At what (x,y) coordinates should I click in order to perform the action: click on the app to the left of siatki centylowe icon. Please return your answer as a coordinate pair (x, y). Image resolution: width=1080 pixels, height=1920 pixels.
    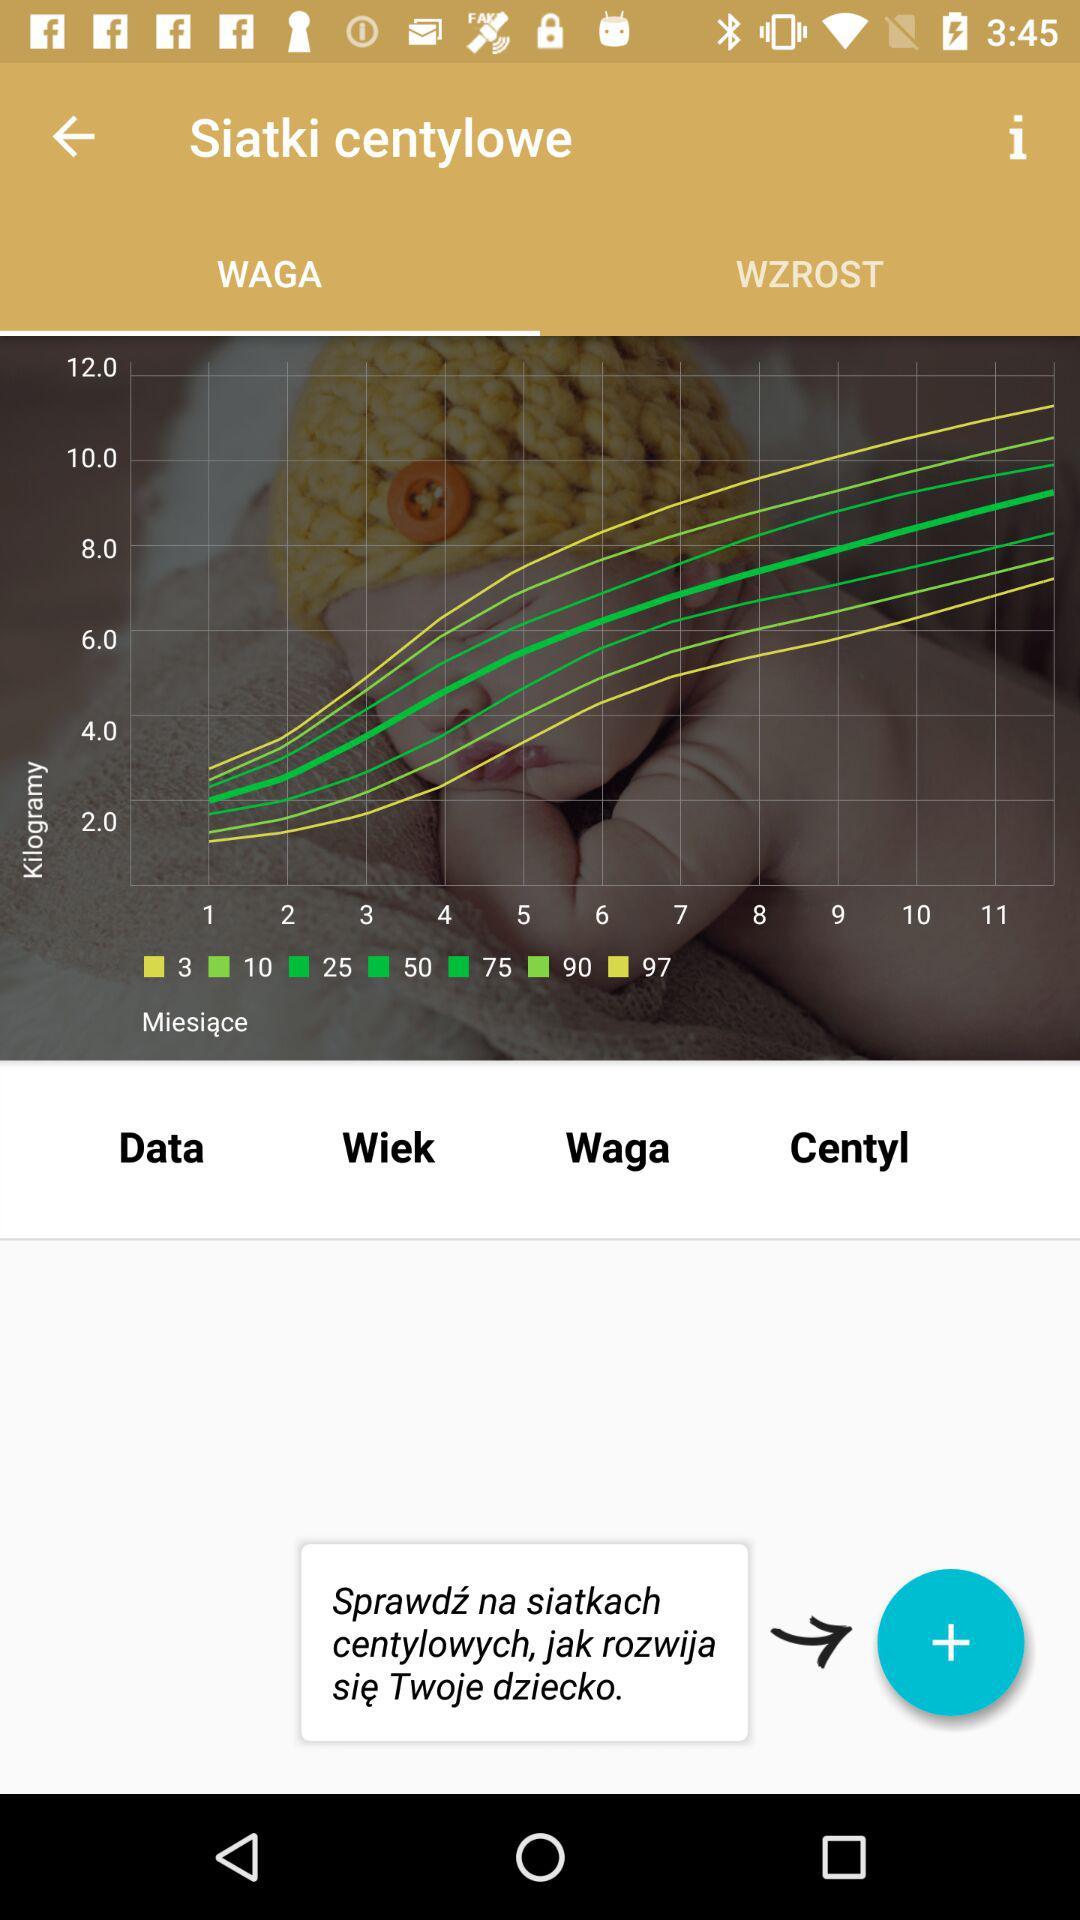
    Looking at the image, I should click on (72, 135).